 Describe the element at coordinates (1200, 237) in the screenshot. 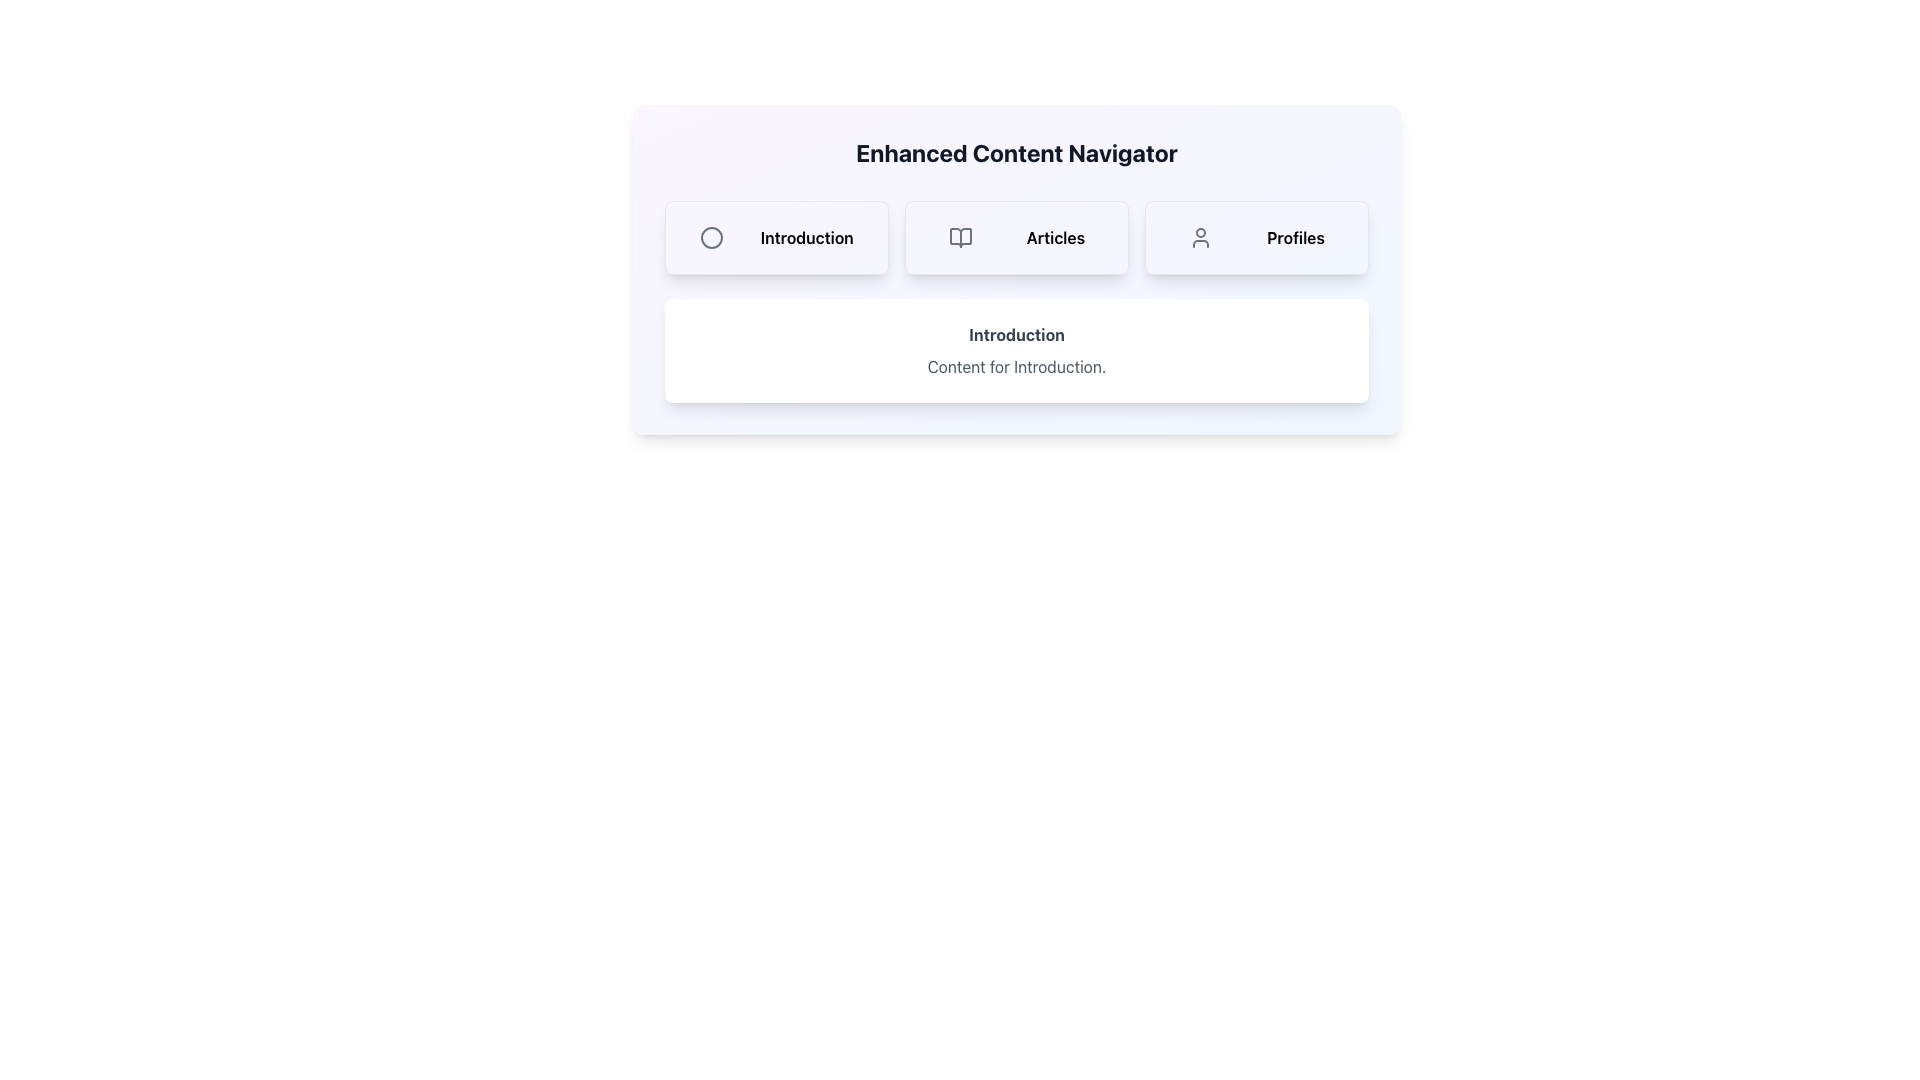

I see `the navigational keys` at that location.